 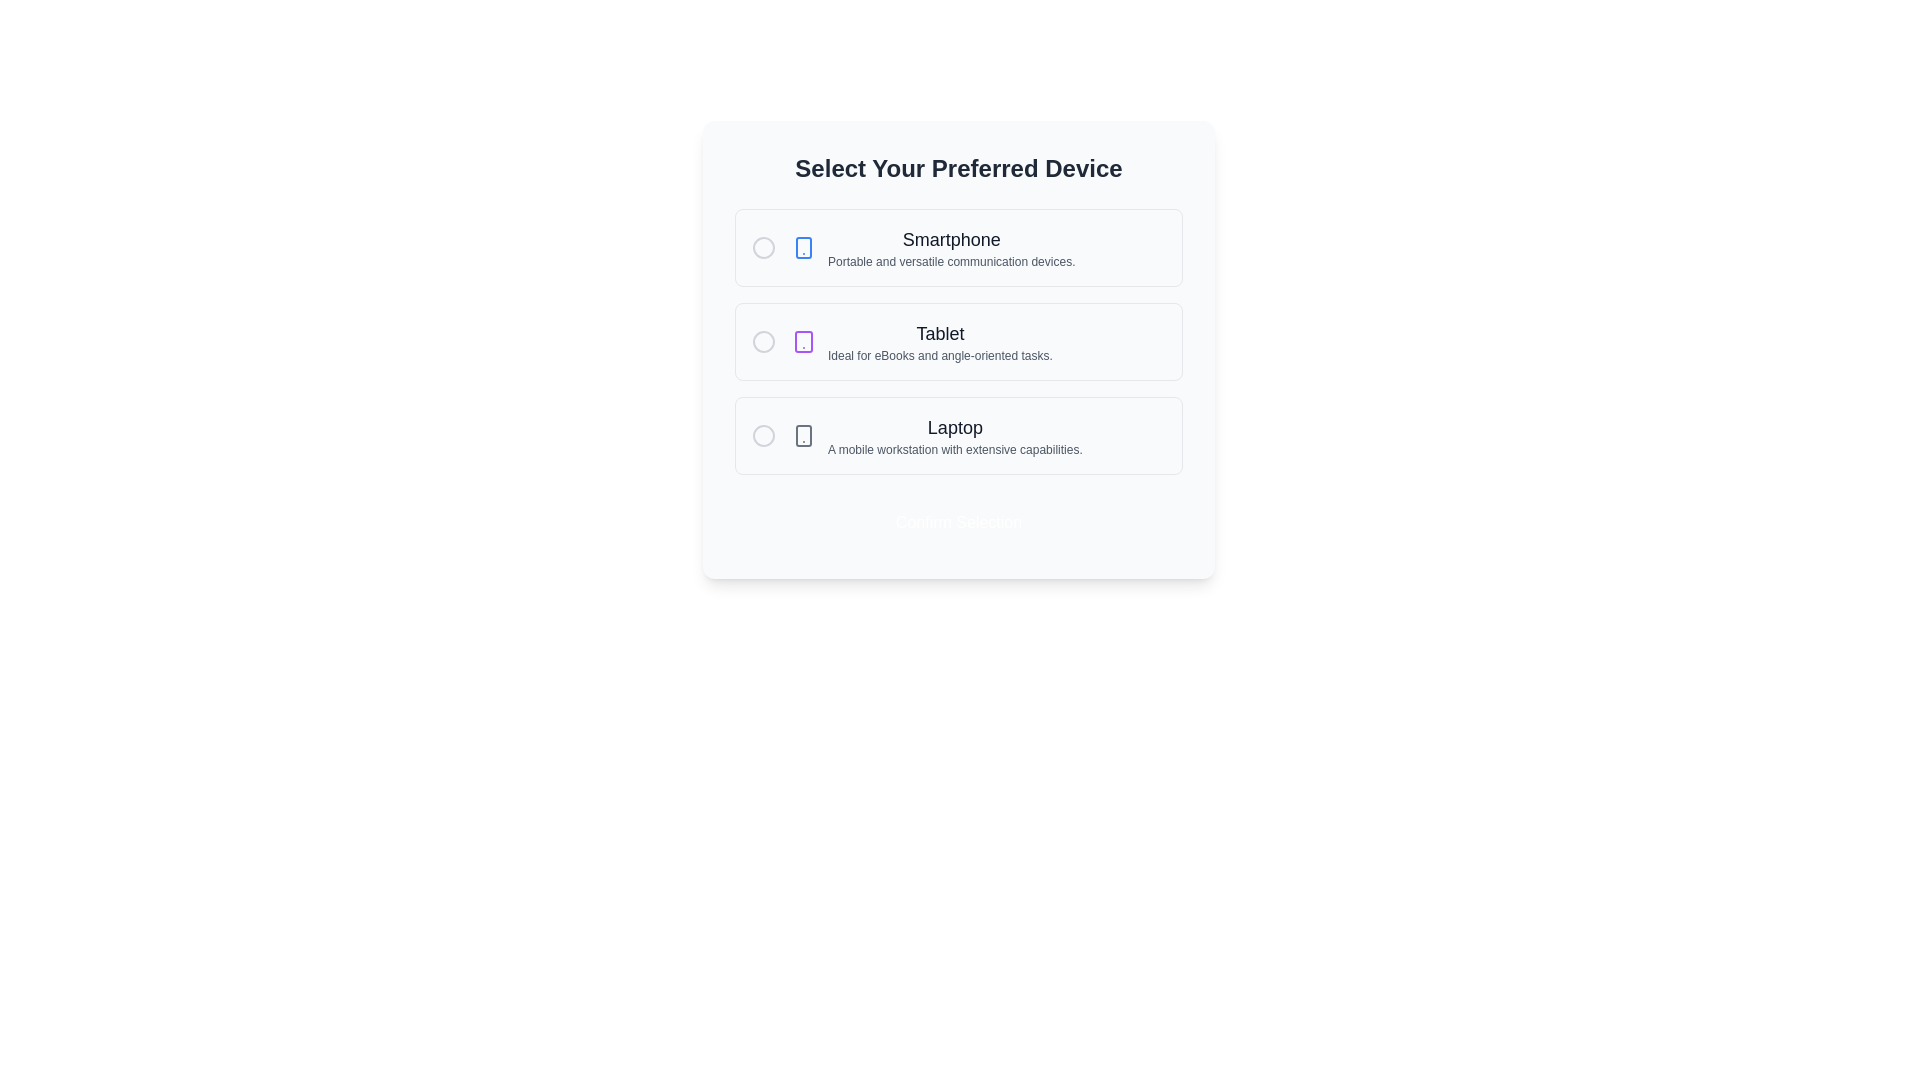 What do you see at coordinates (804, 246) in the screenshot?
I see `the rectangular-shaped SVG element with rounded corners that is part of the smartphone icon, located to the left of the 'Smartphone' label in the selection list` at bounding box center [804, 246].